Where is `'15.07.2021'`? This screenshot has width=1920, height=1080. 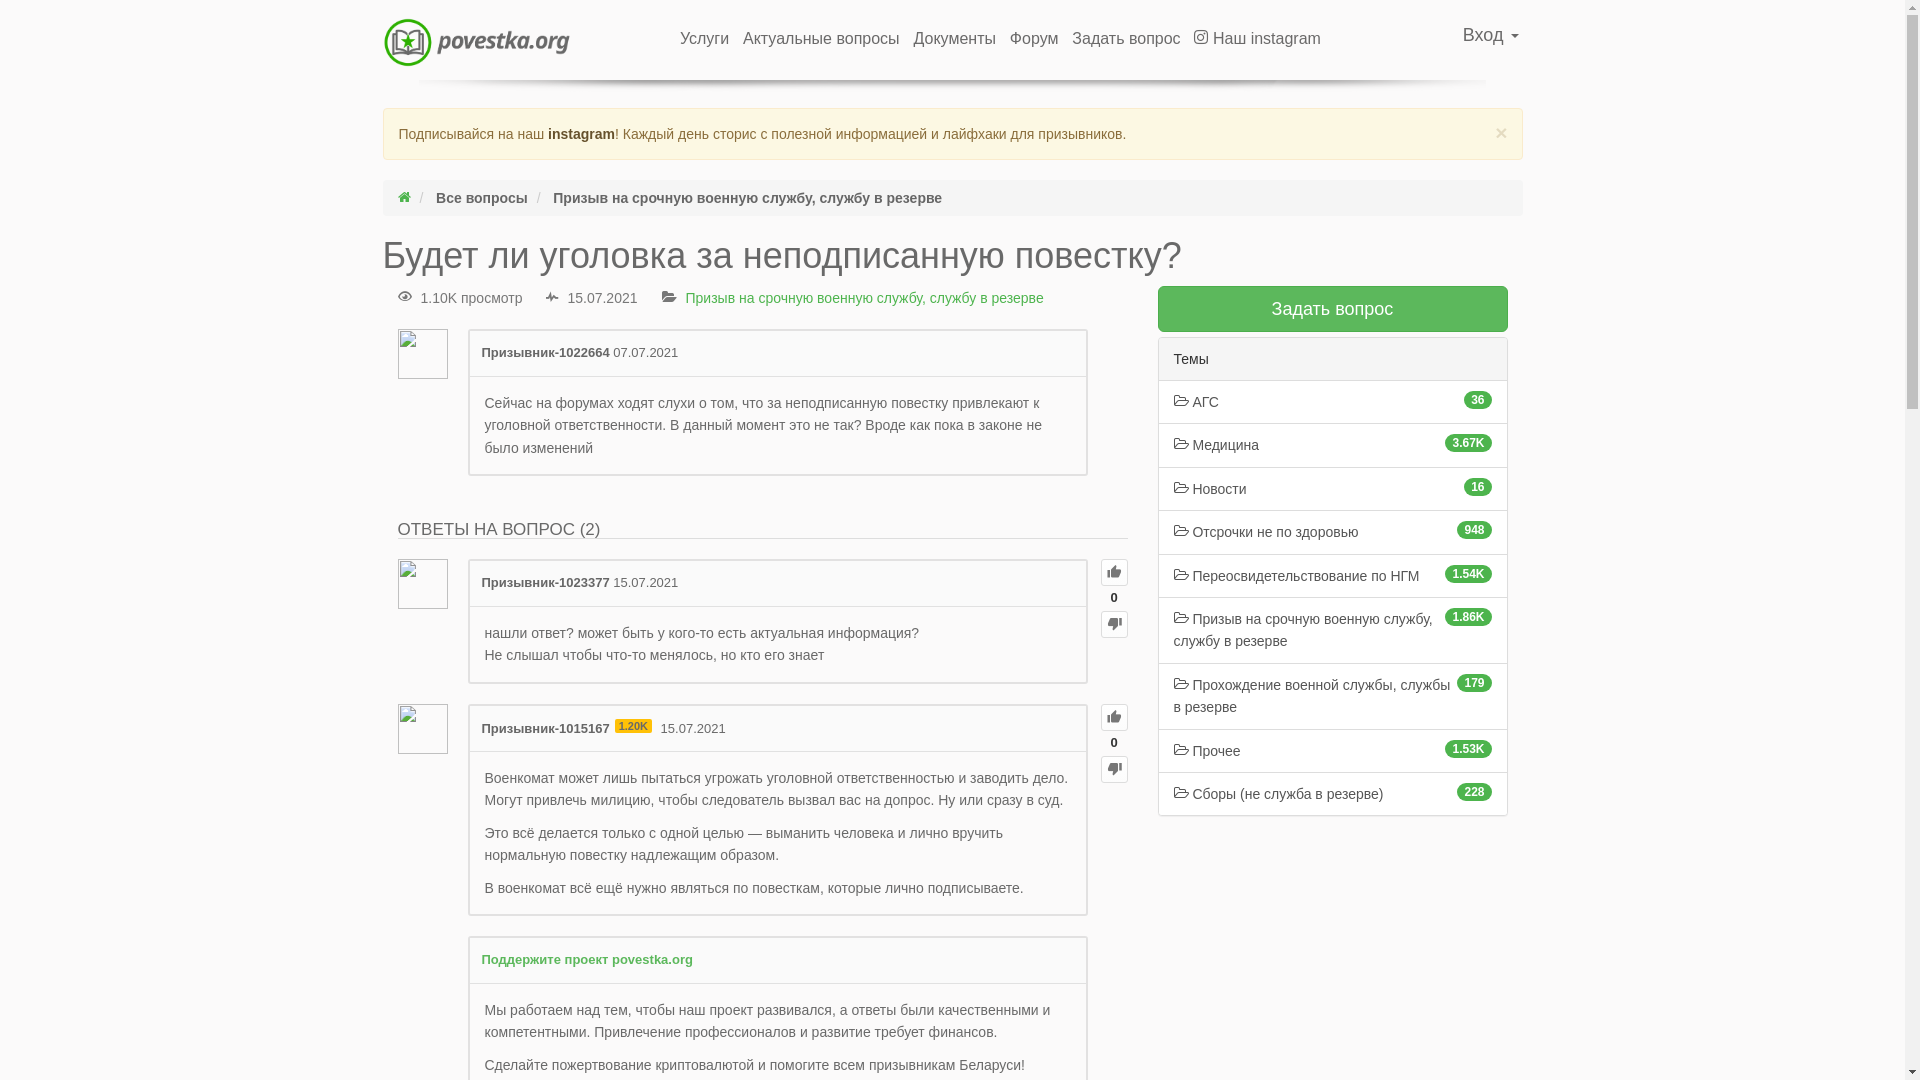
'15.07.2021' is located at coordinates (661, 727).